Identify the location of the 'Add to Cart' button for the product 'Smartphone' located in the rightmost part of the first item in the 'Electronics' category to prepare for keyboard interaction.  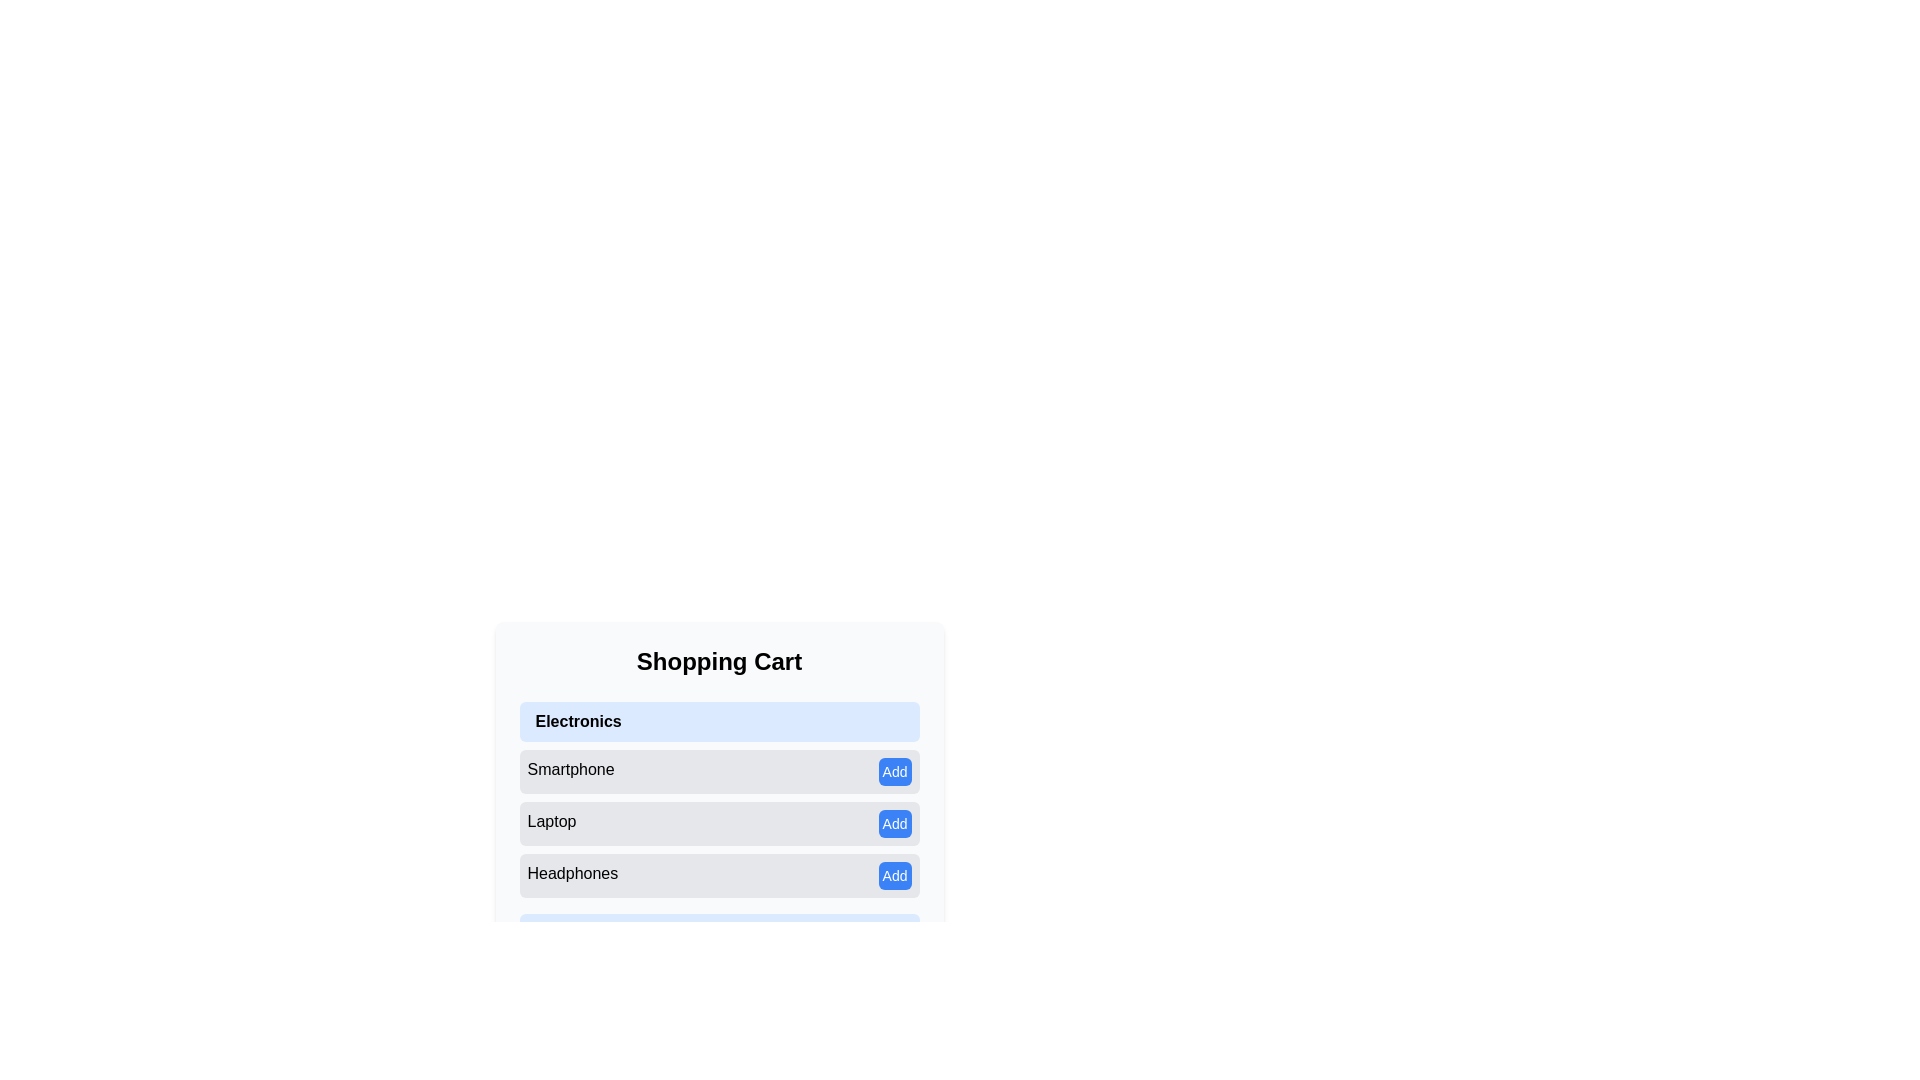
(894, 770).